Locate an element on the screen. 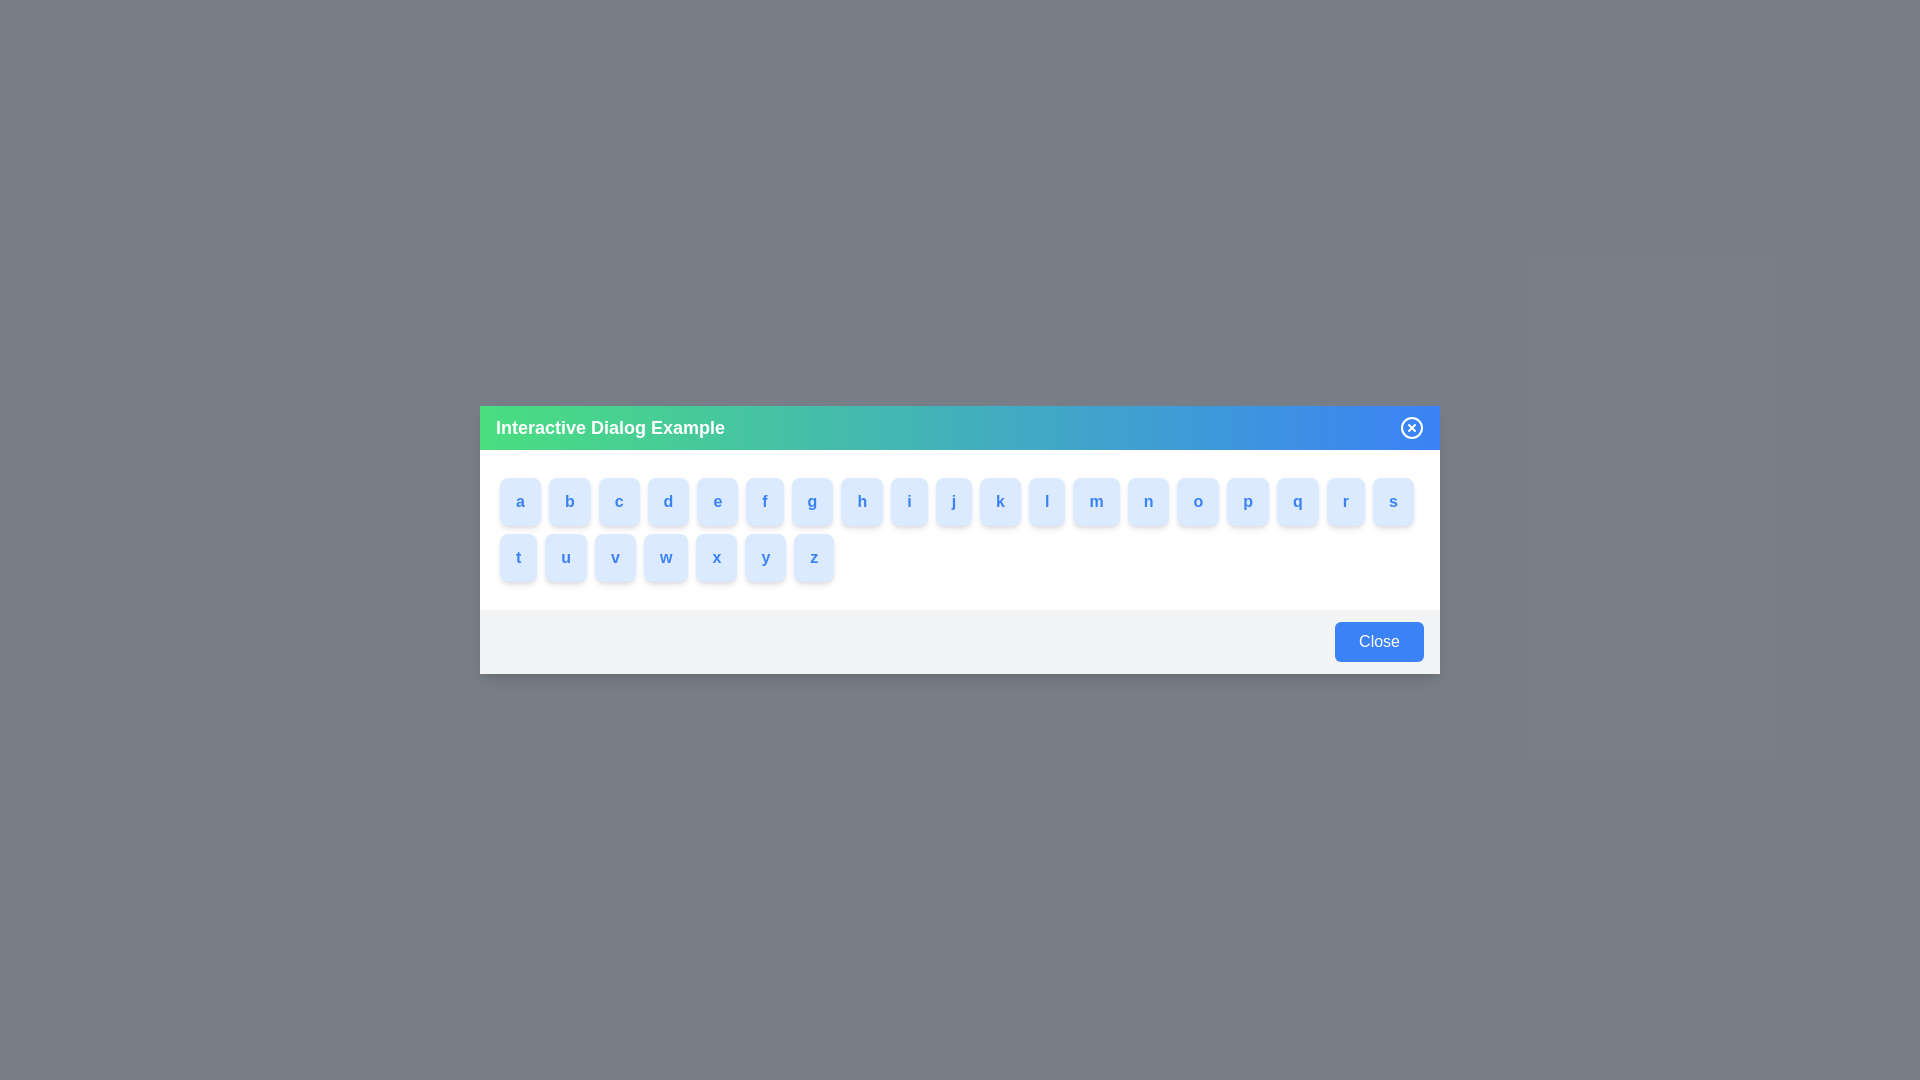 The image size is (1920, 1080). the button labeled with t is located at coordinates (519, 558).